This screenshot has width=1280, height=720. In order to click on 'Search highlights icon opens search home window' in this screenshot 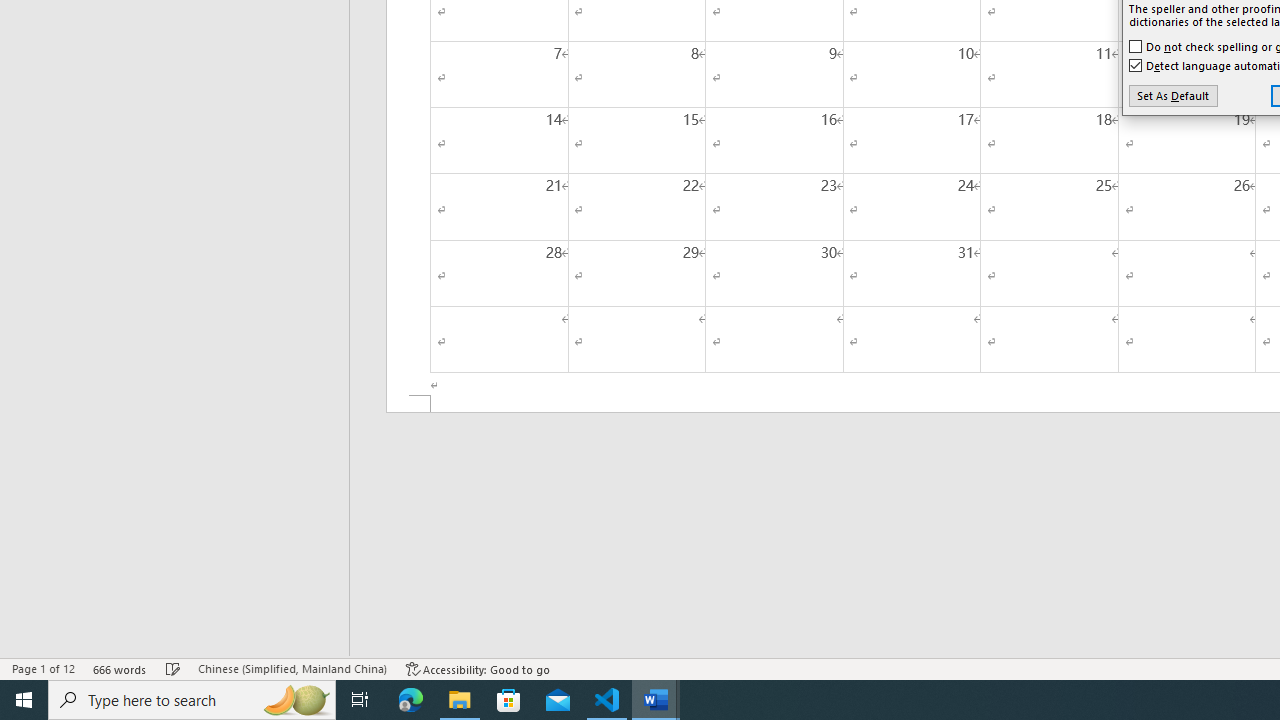, I will do `click(294, 698)`.